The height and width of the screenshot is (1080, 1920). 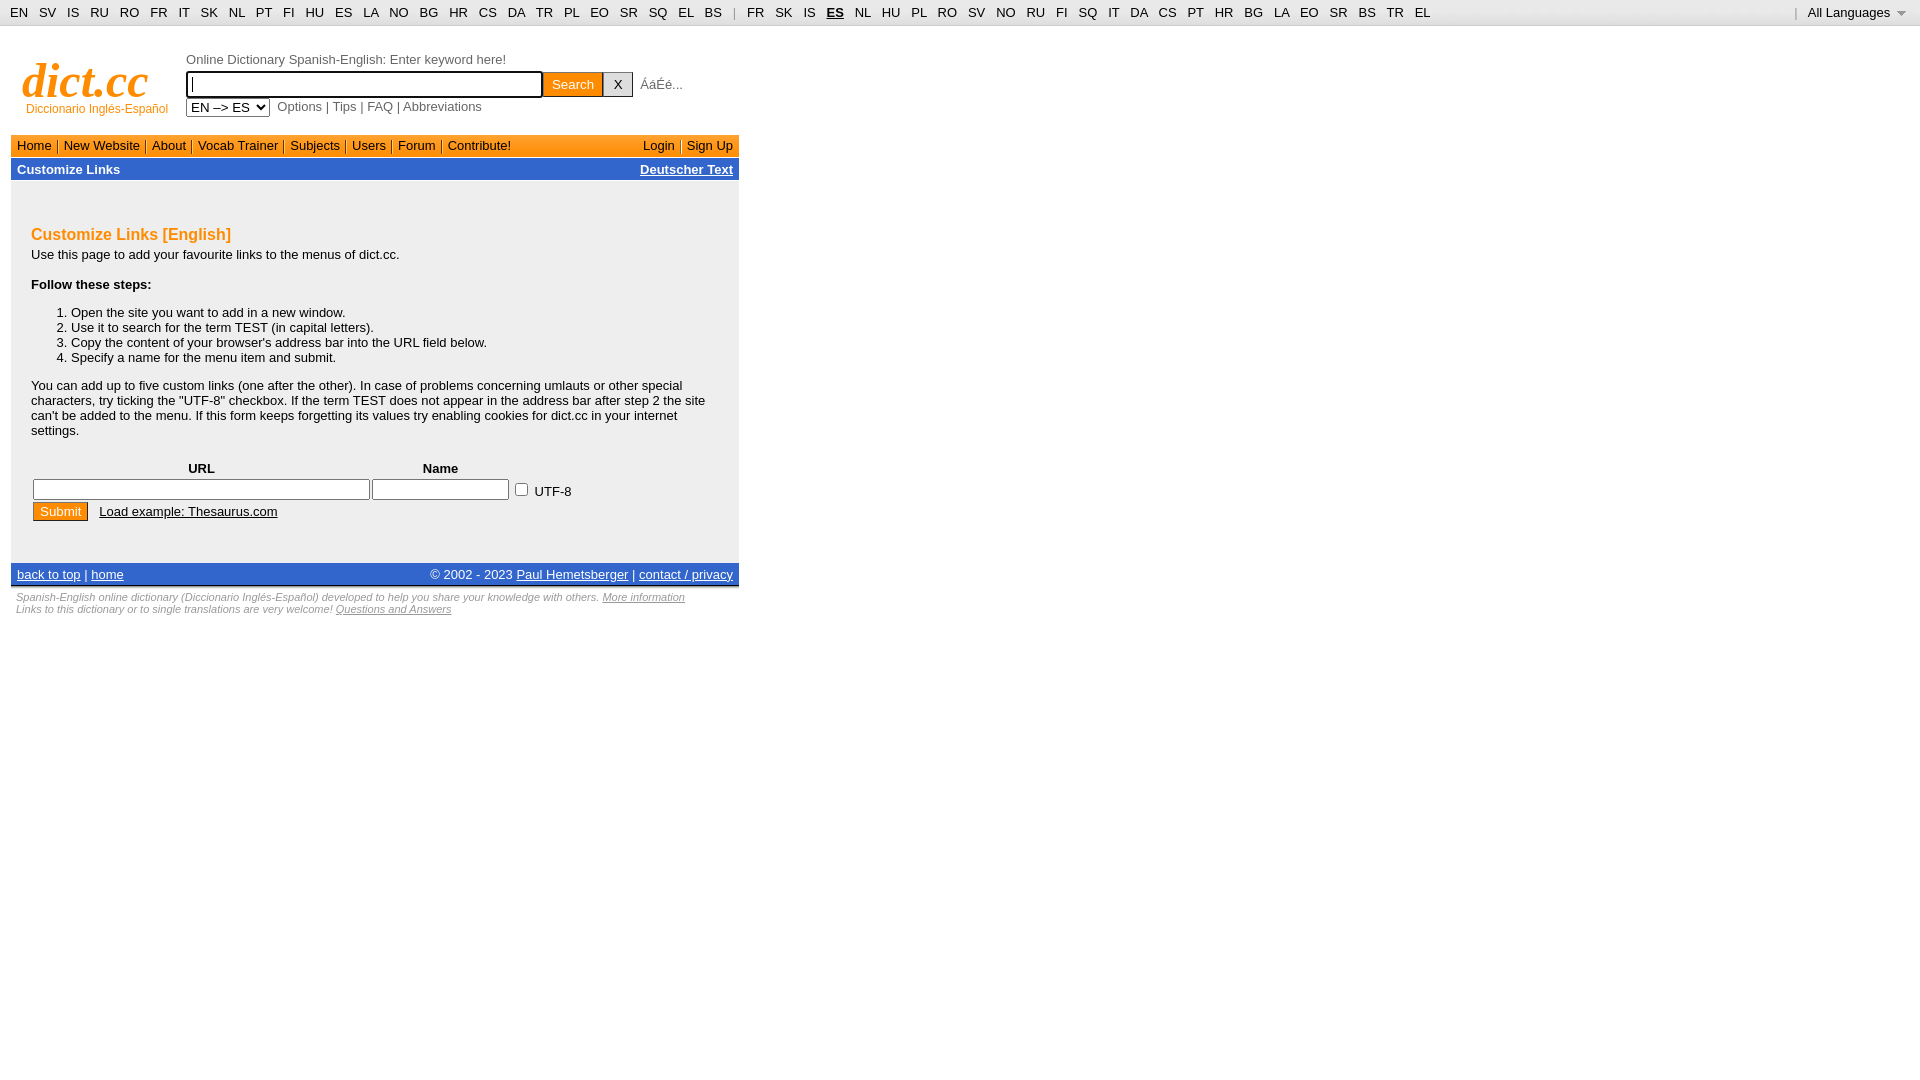 What do you see at coordinates (379, 106) in the screenshot?
I see `'FAQ'` at bounding box center [379, 106].